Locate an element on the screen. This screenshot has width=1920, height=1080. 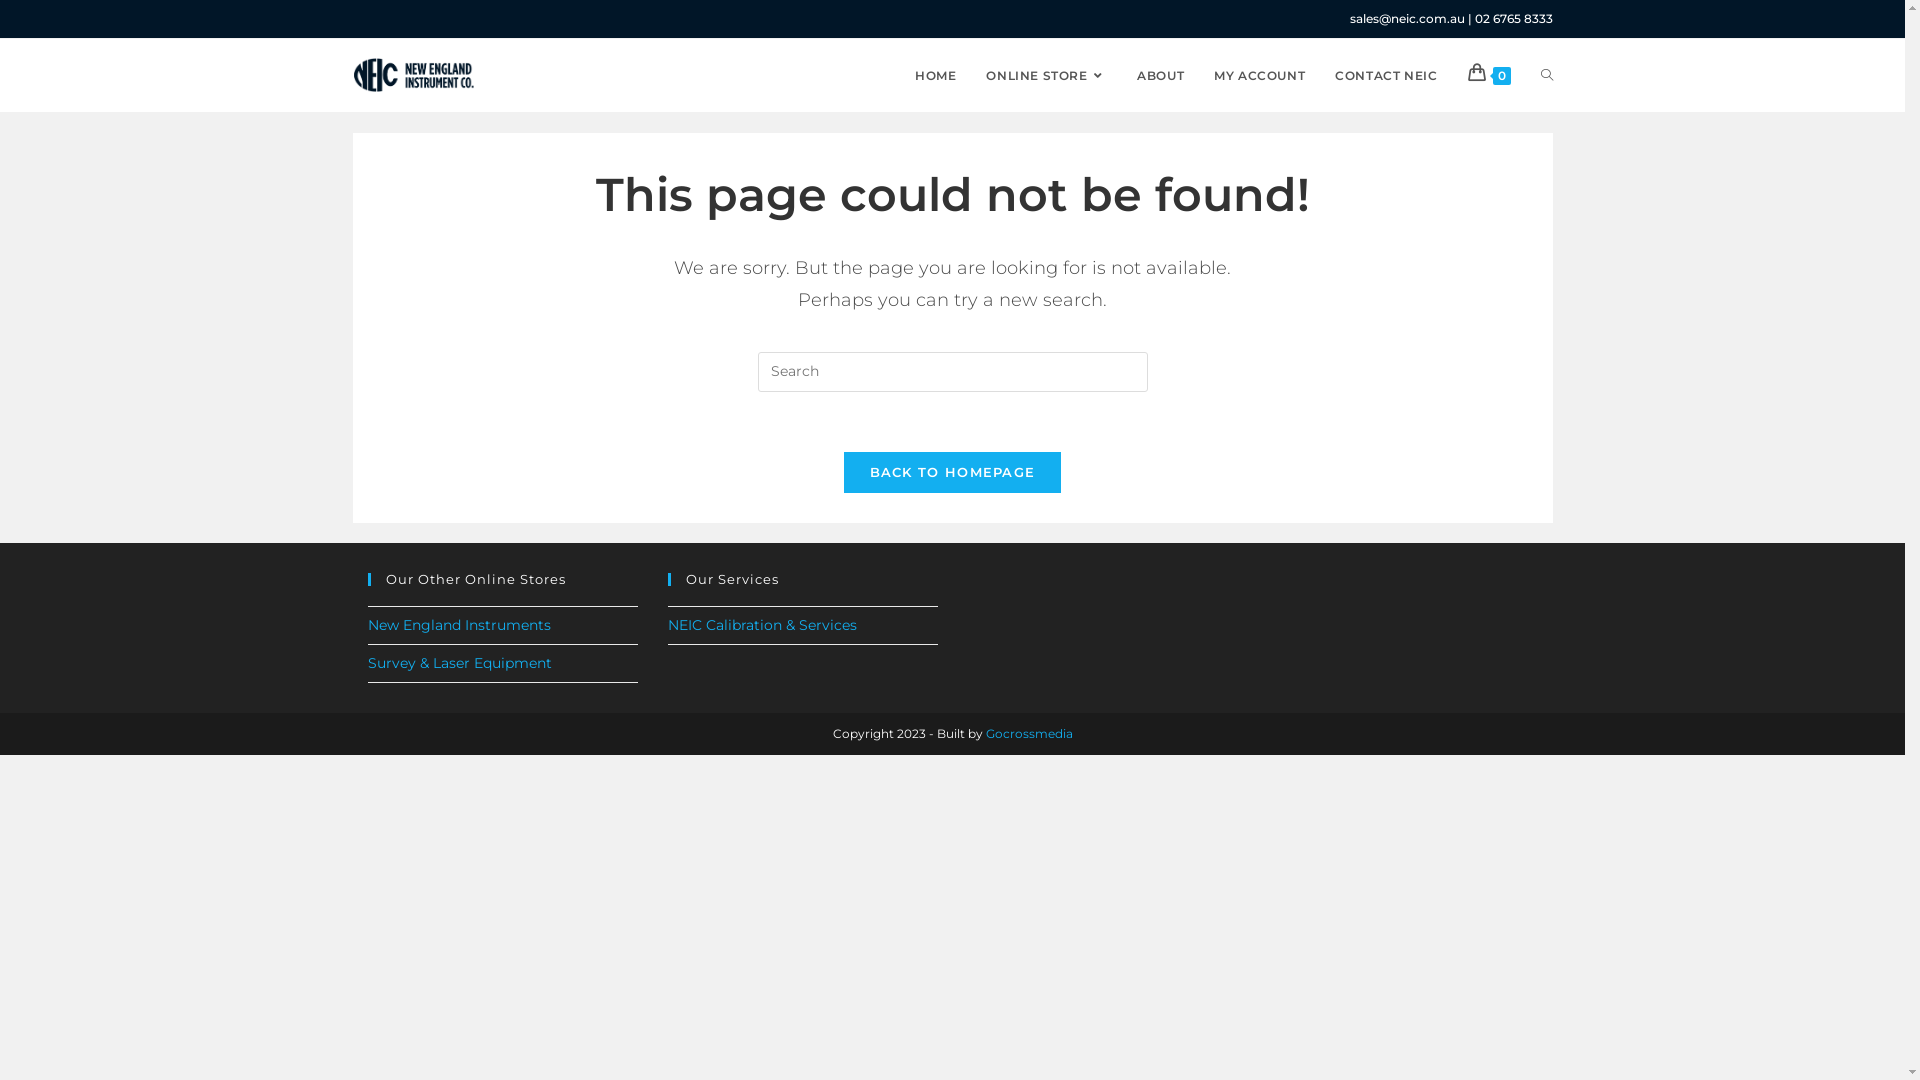
'TOGGLE WEBSITE SEARCH' is located at coordinates (1545, 74).